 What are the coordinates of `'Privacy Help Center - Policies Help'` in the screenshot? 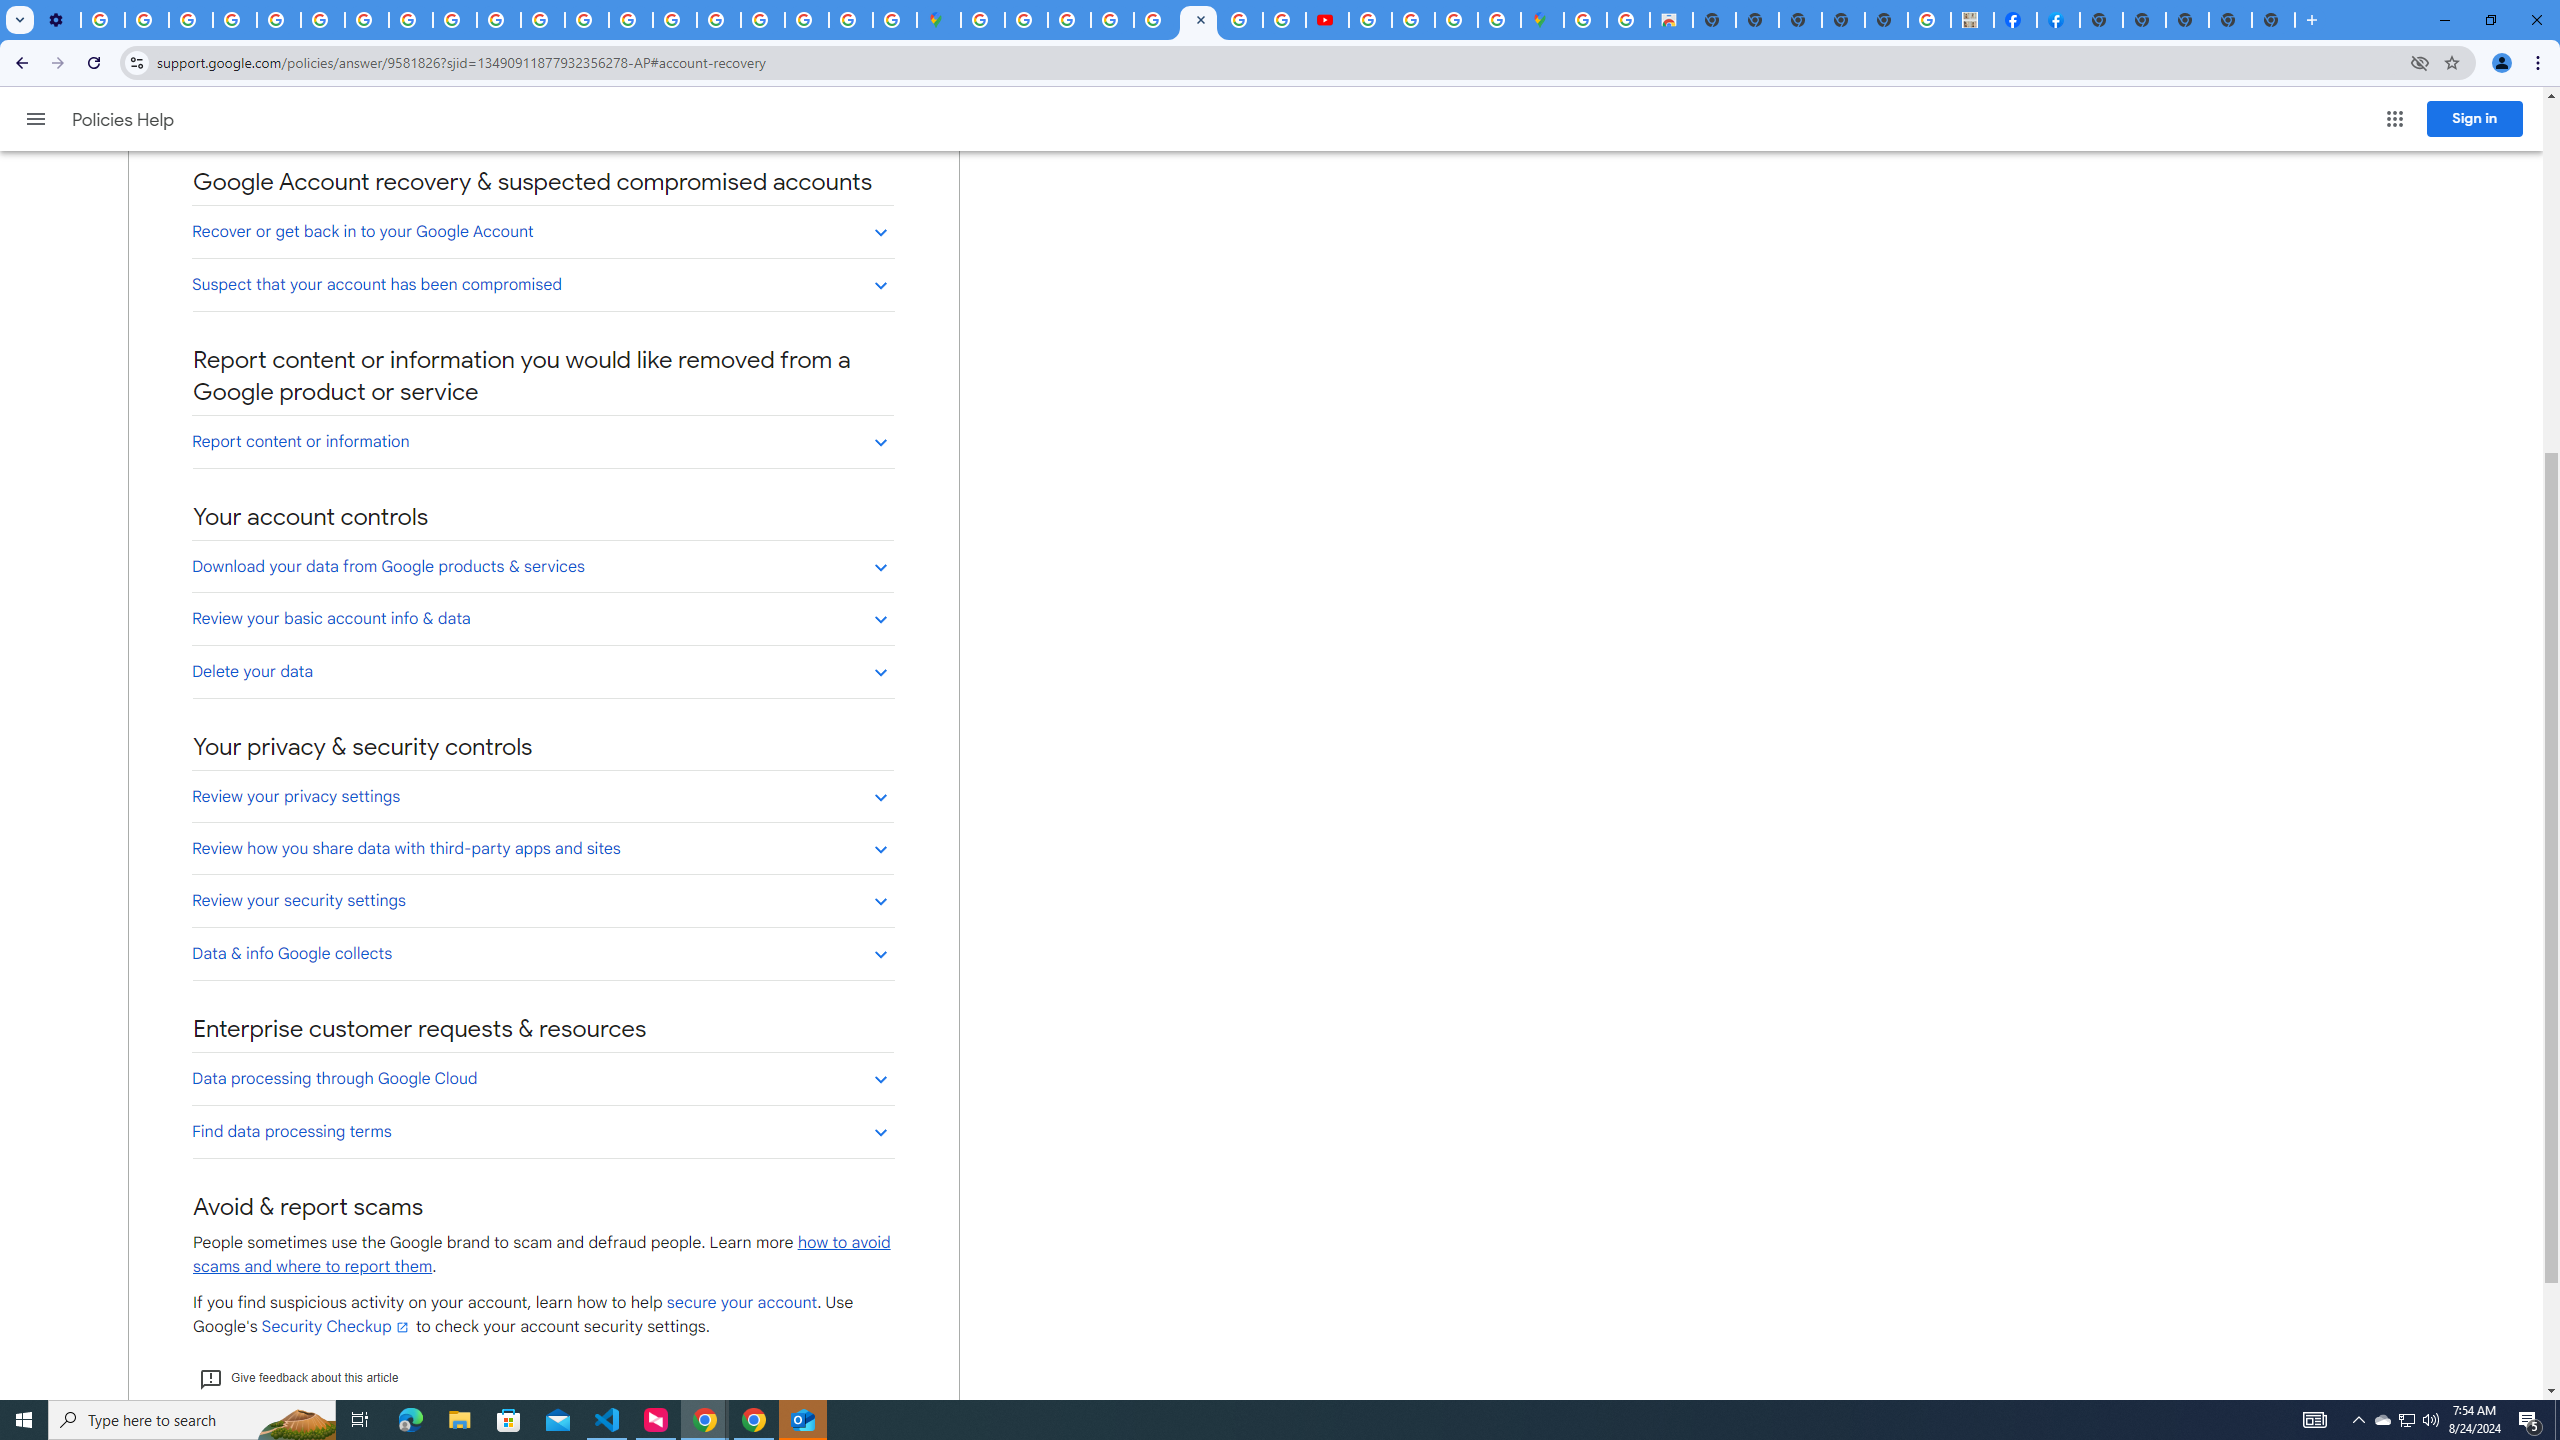 It's located at (278, 19).